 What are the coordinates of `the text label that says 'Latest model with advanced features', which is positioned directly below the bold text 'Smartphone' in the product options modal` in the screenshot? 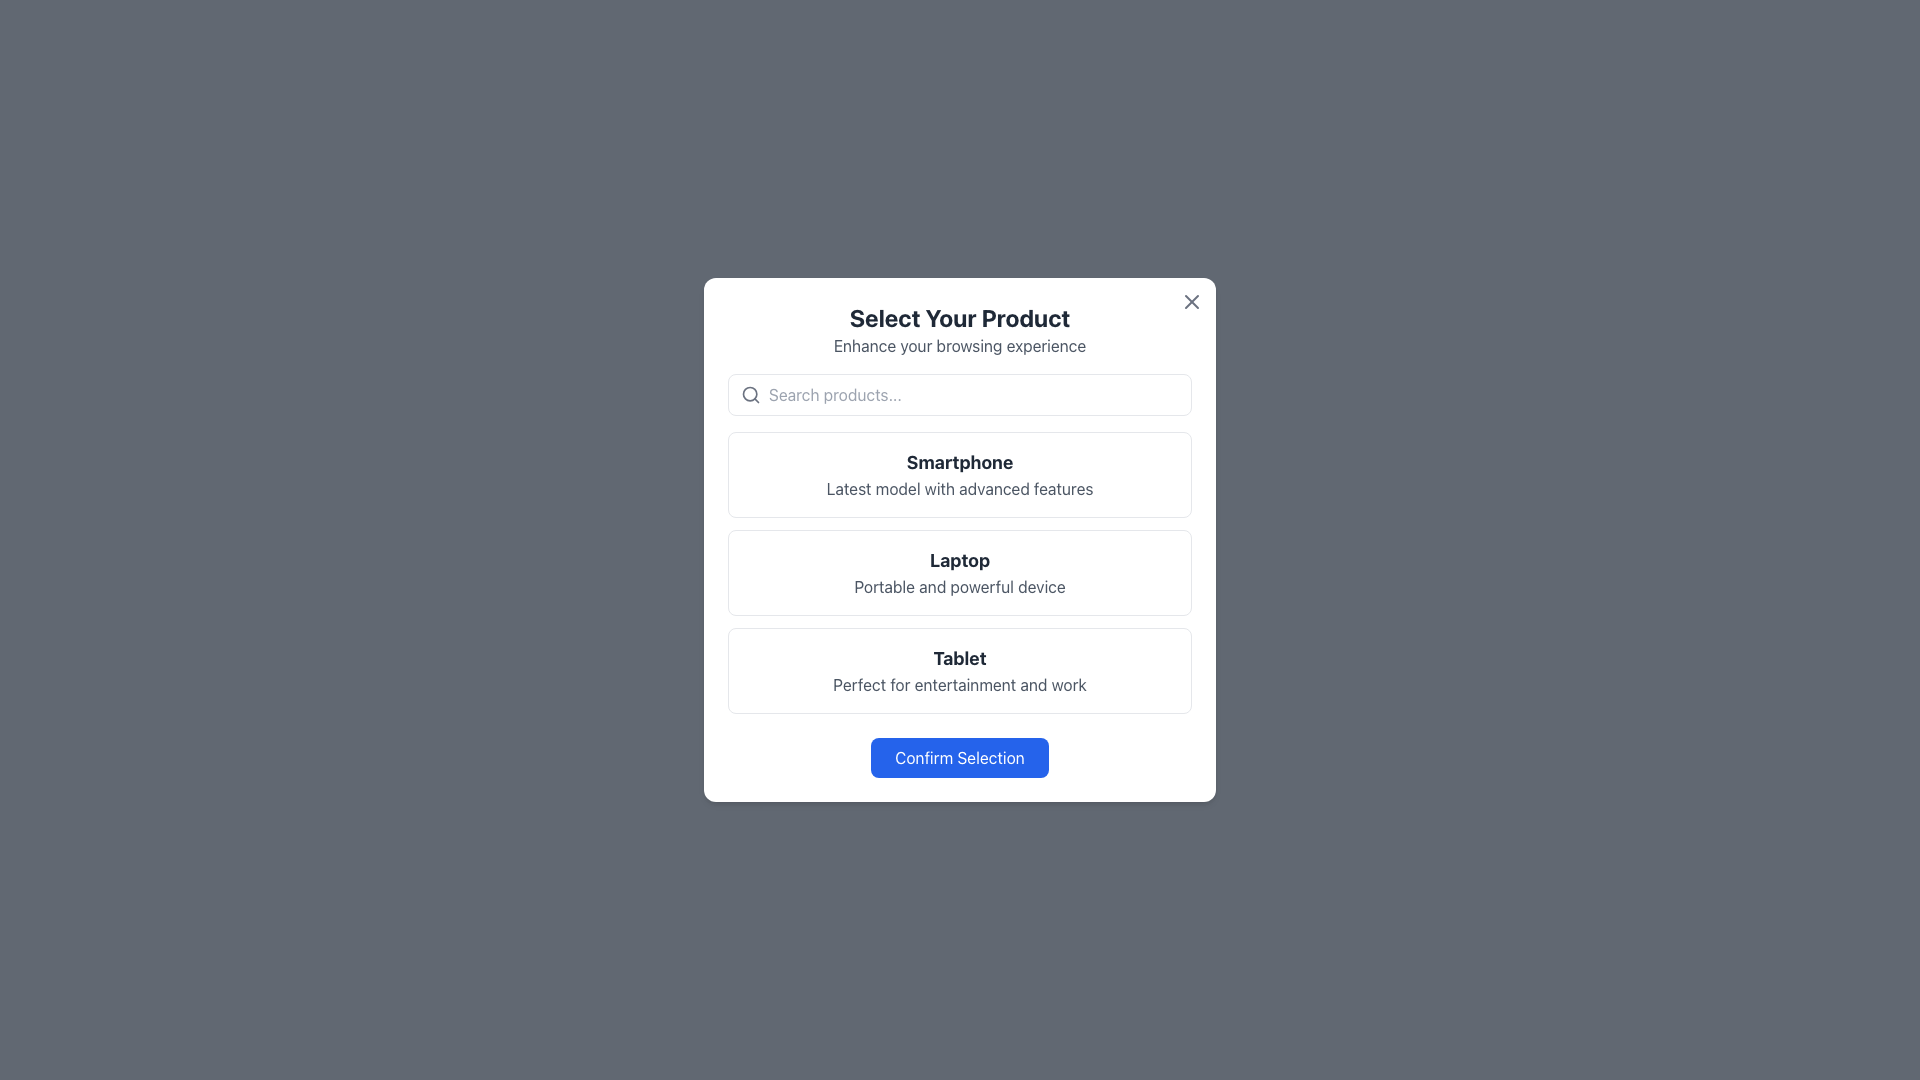 It's located at (960, 489).